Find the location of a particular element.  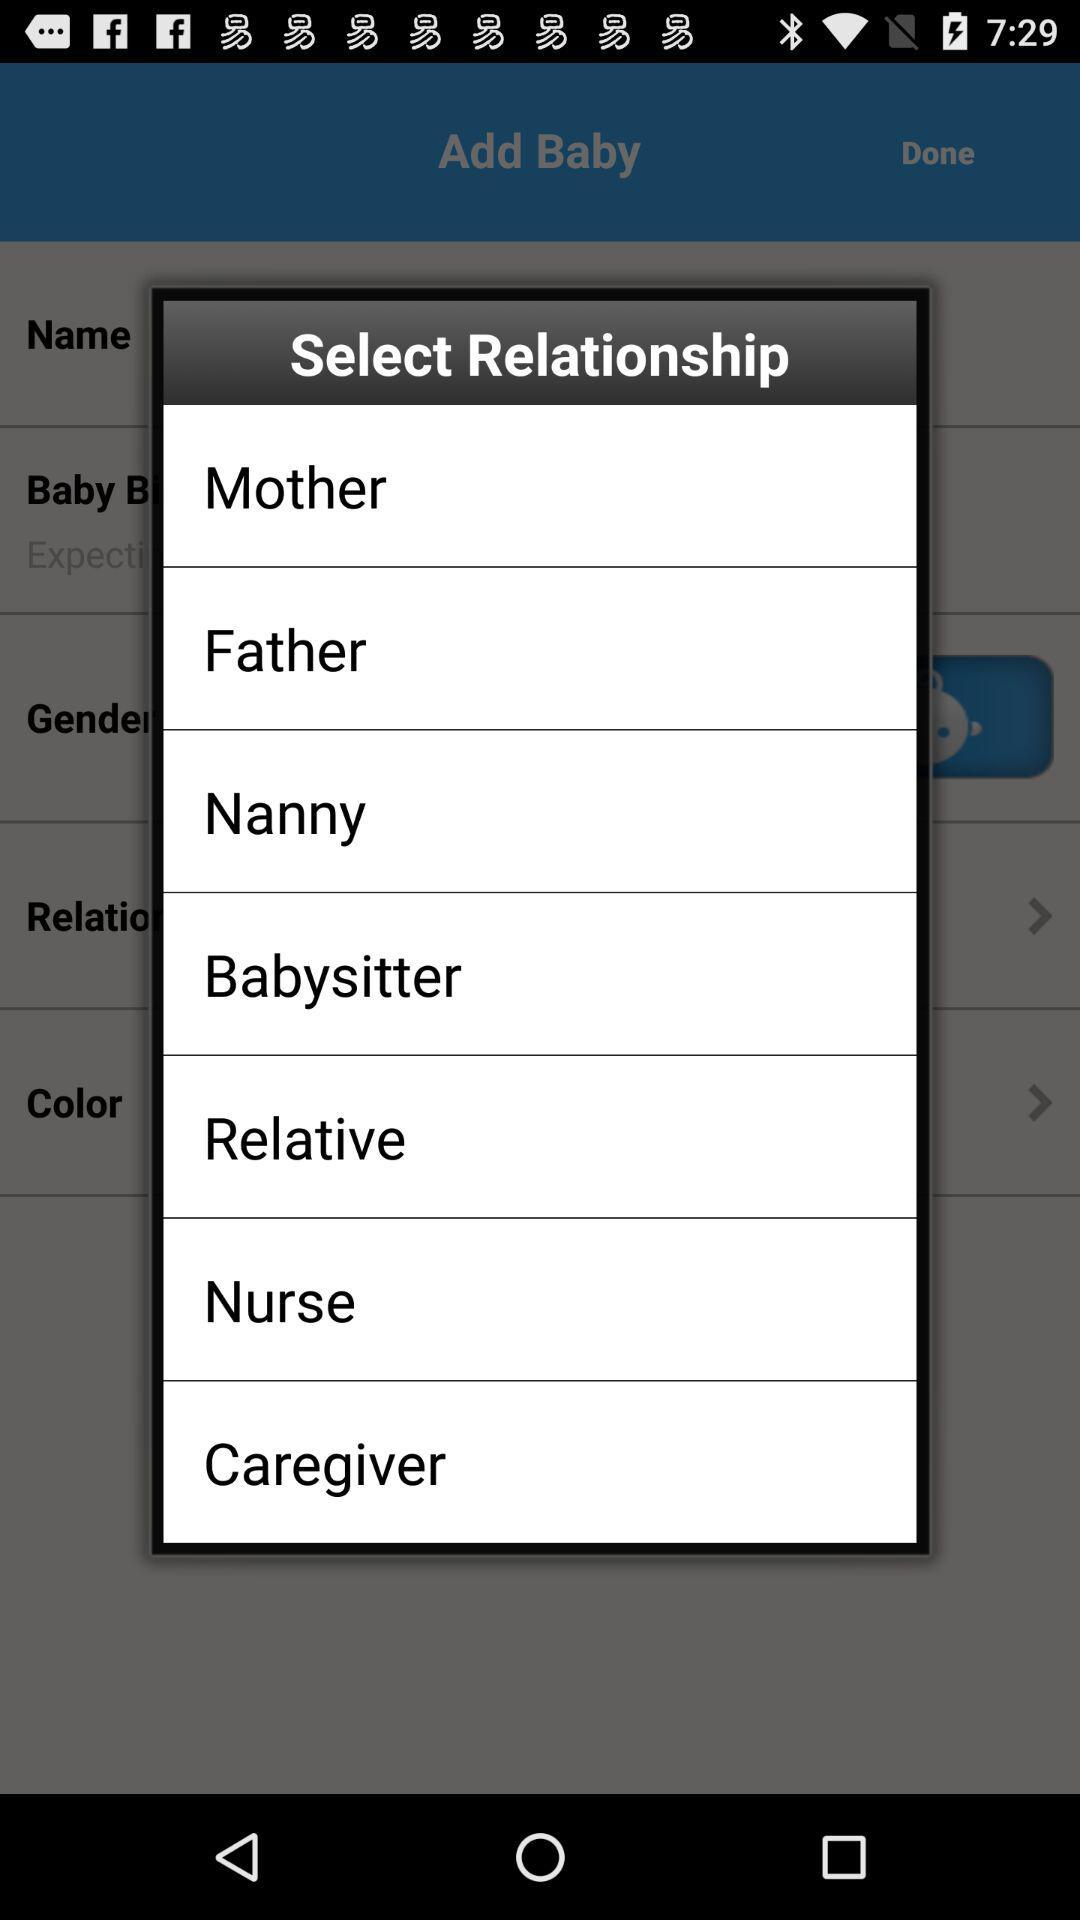

icon below the babysitter is located at coordinates (304, 1136).